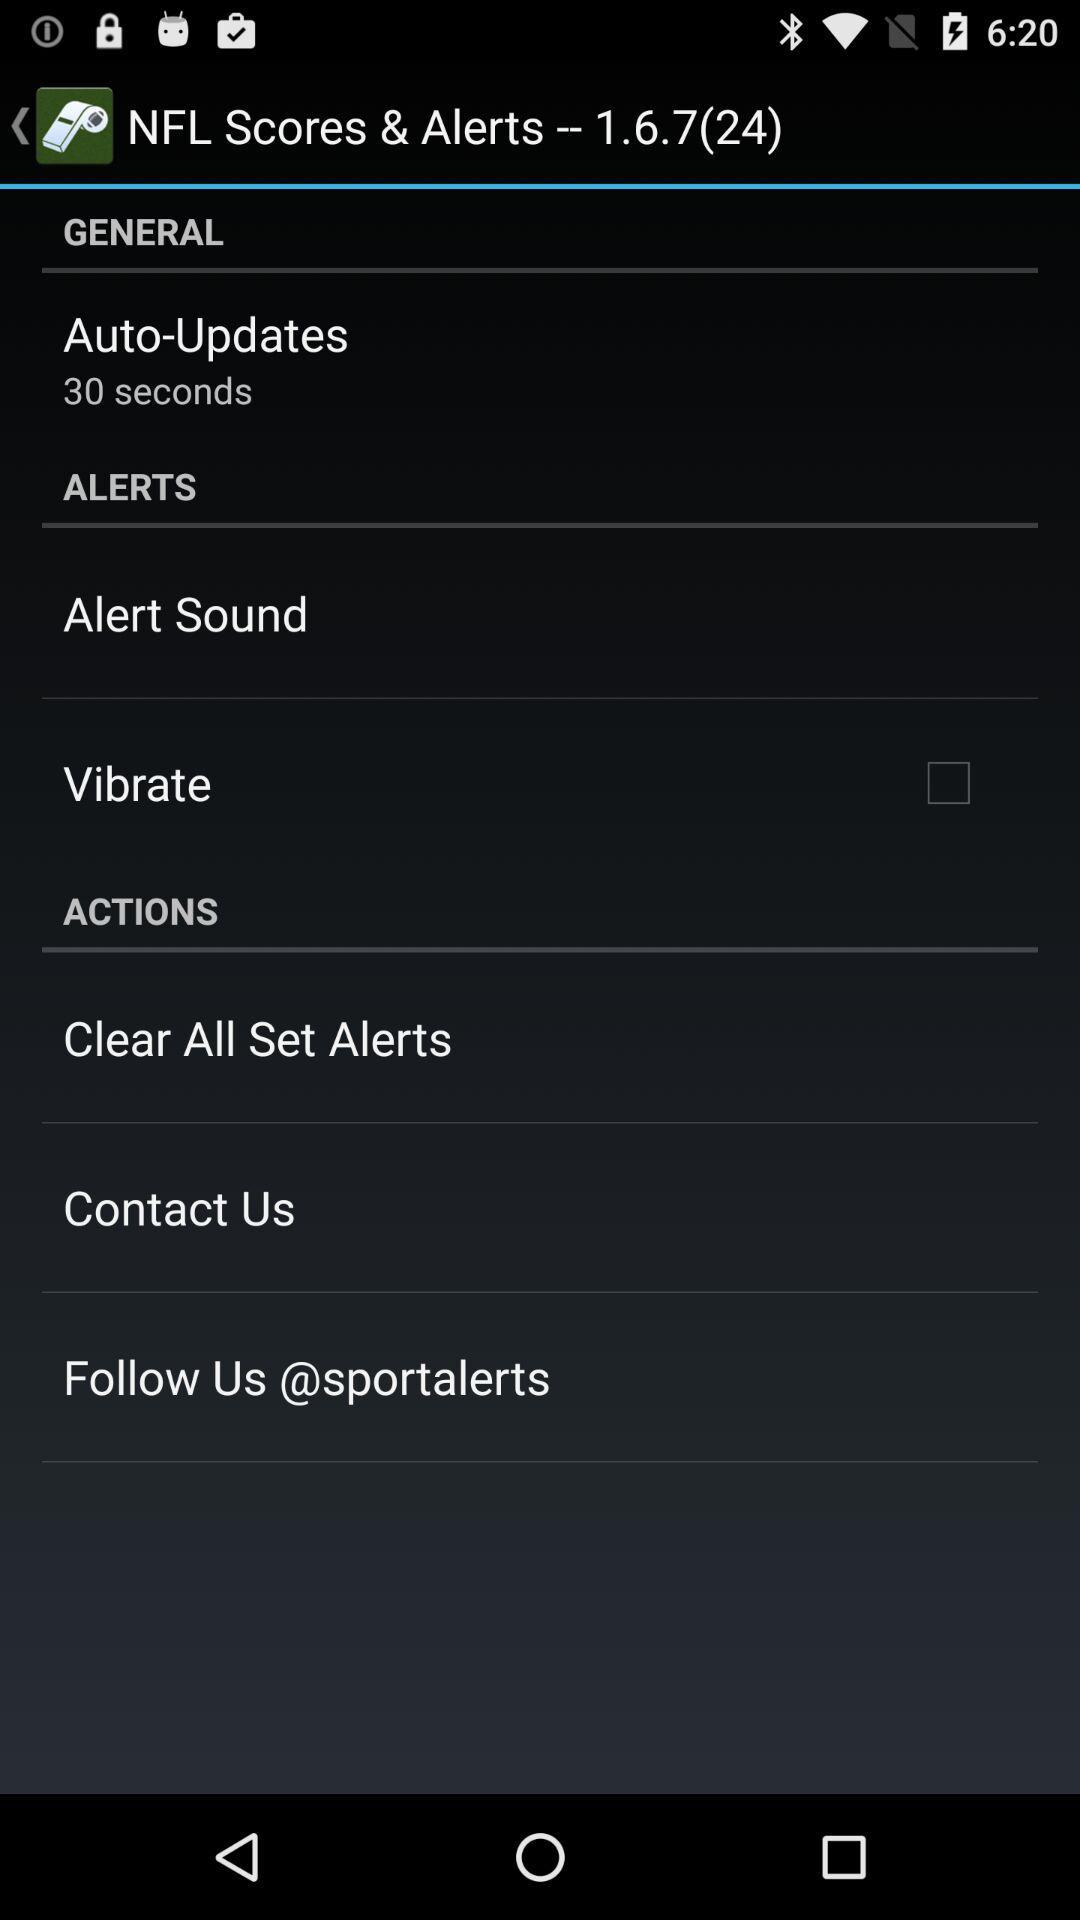 This screenshot has height=1920, width=1080. What do you see at coordinates (540, 230) in the screenshot?
I see `the general` at bounding box center [540, 230].